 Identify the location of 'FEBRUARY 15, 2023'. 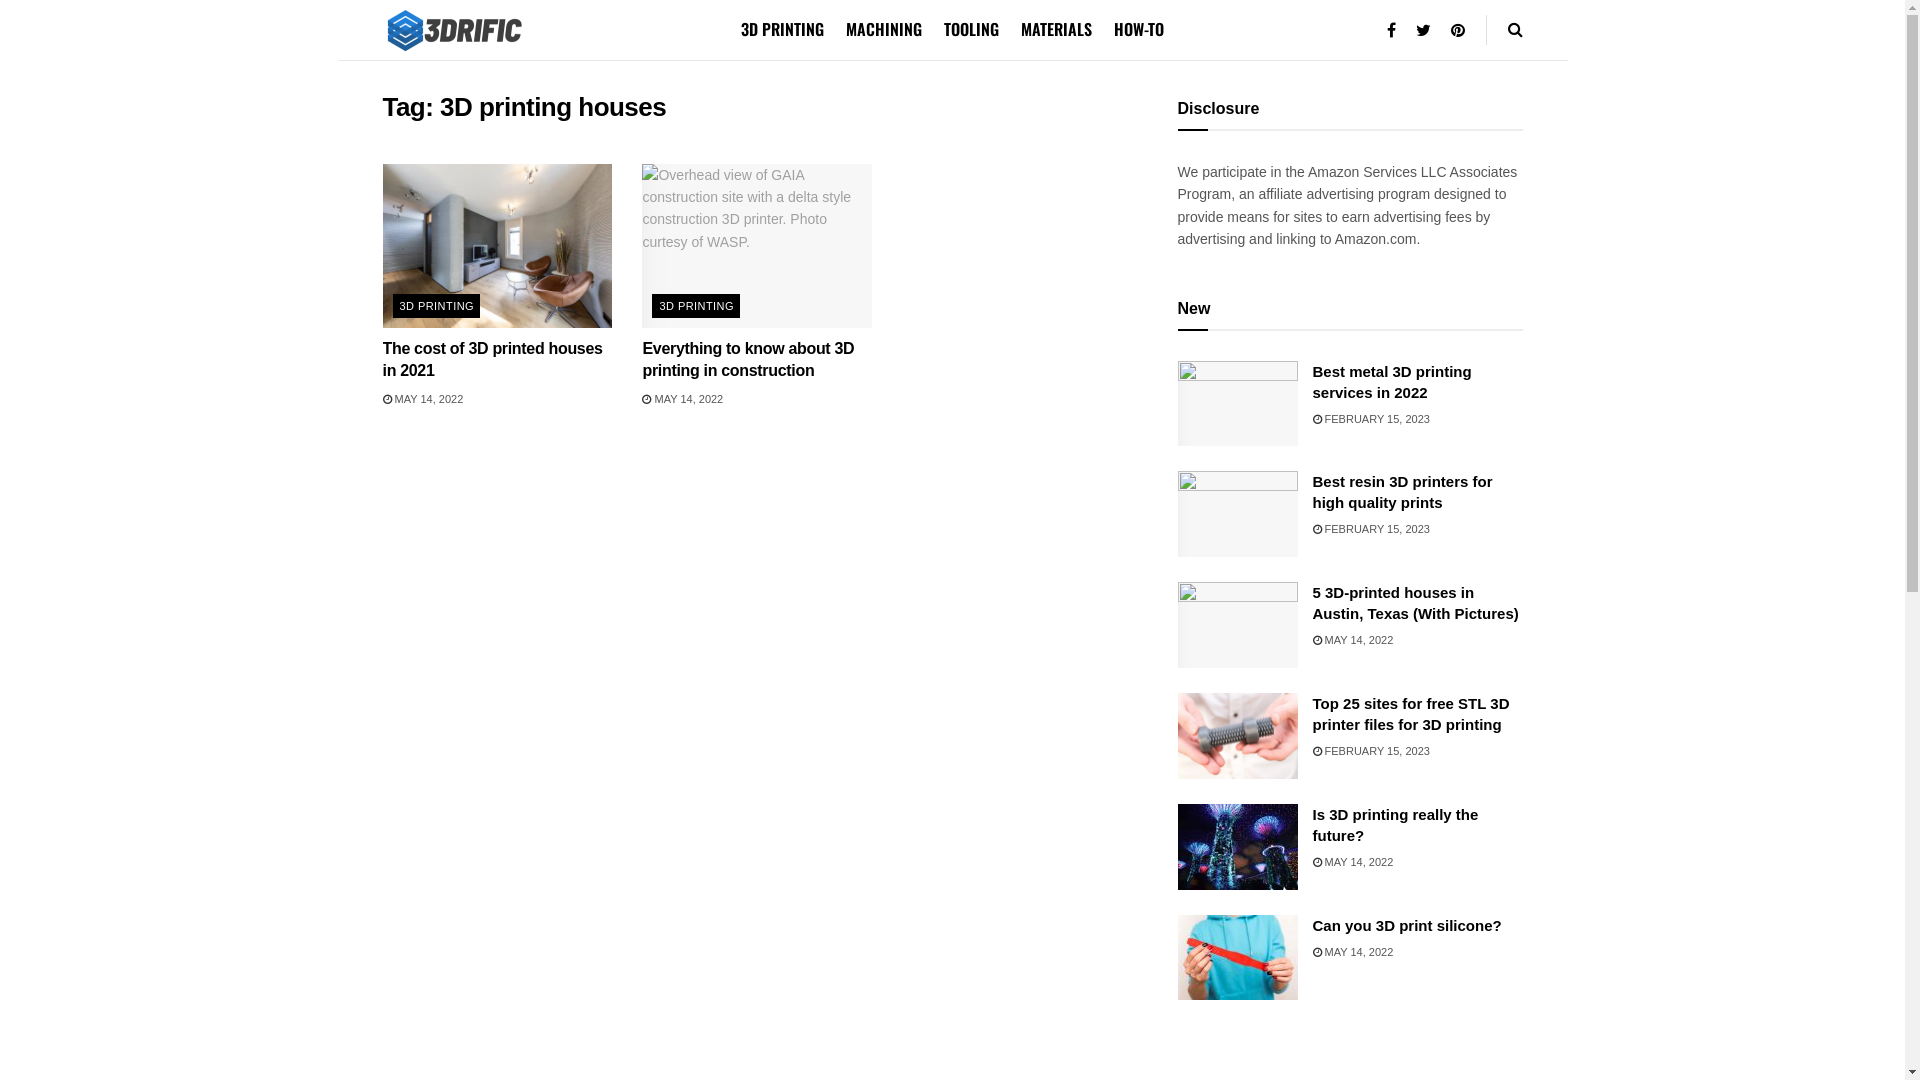
(1369, 418).